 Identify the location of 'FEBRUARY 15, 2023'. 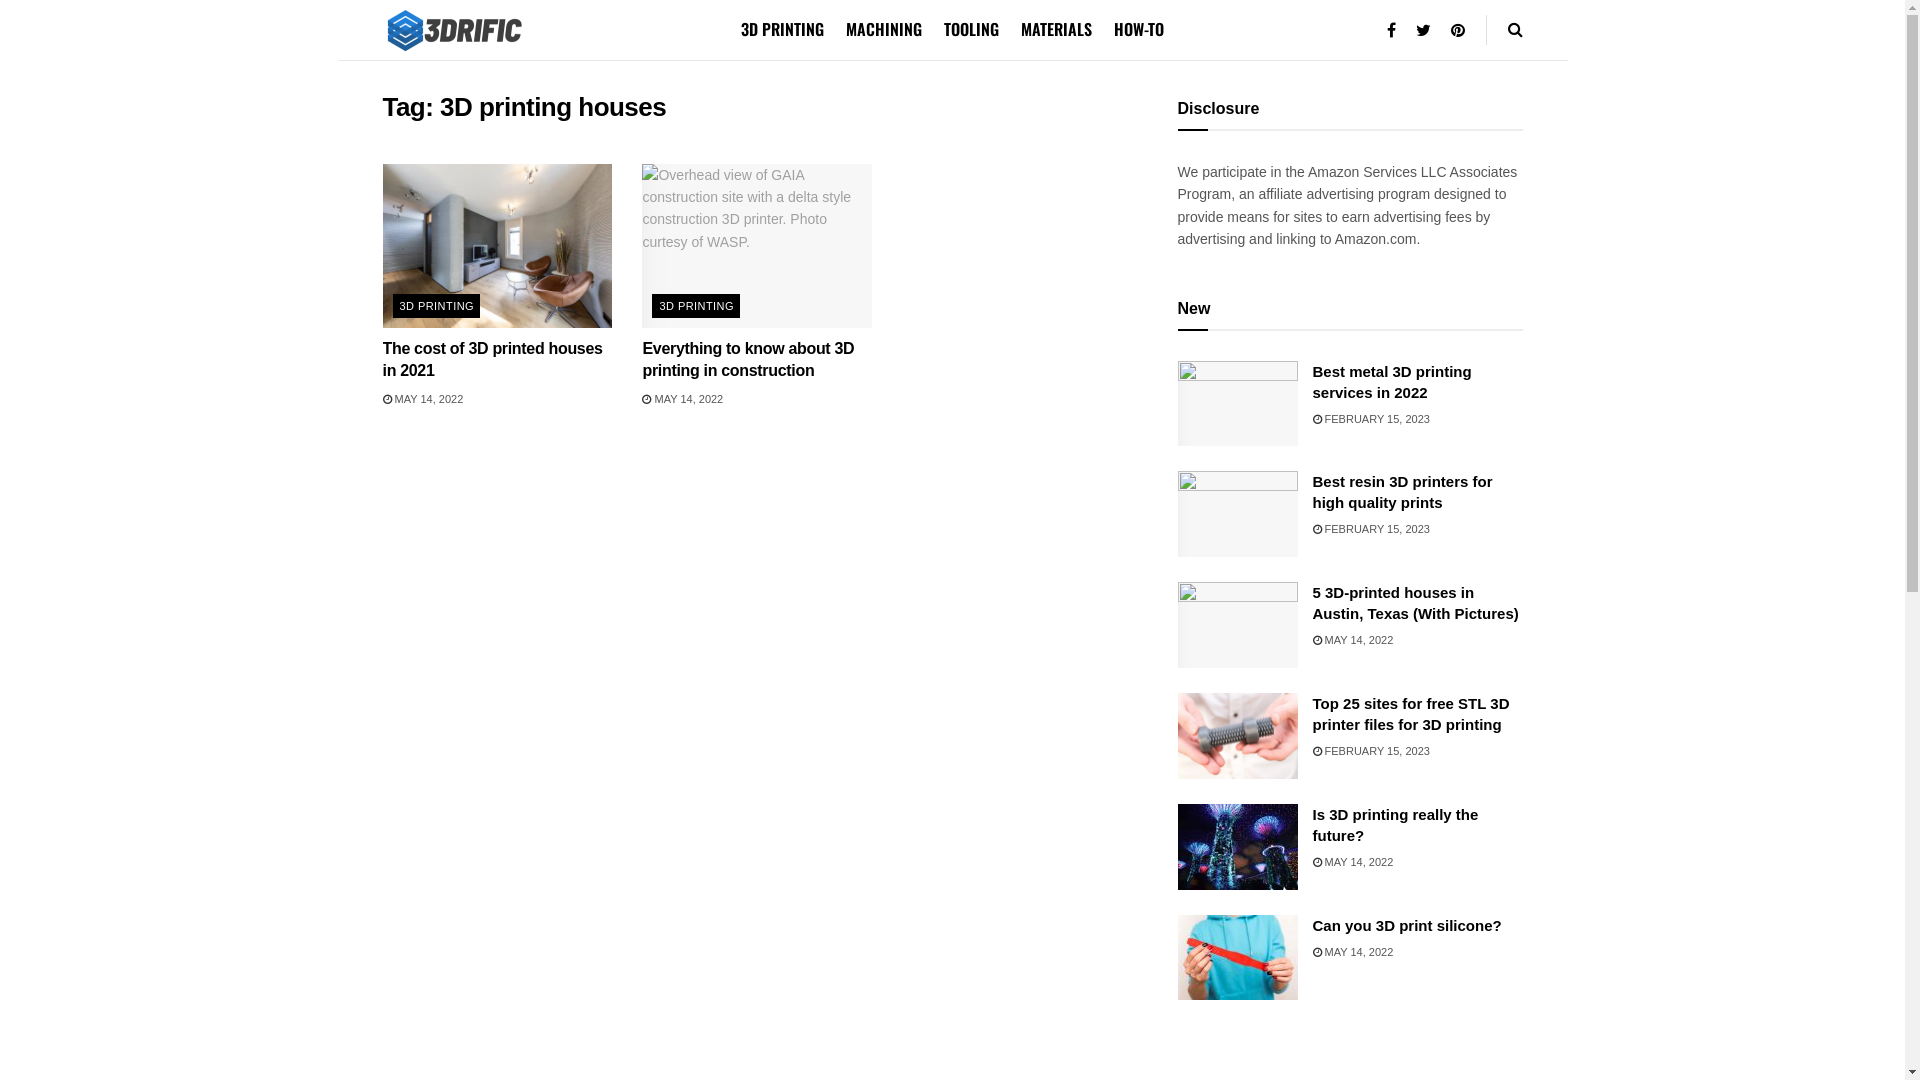
(1369, 418).